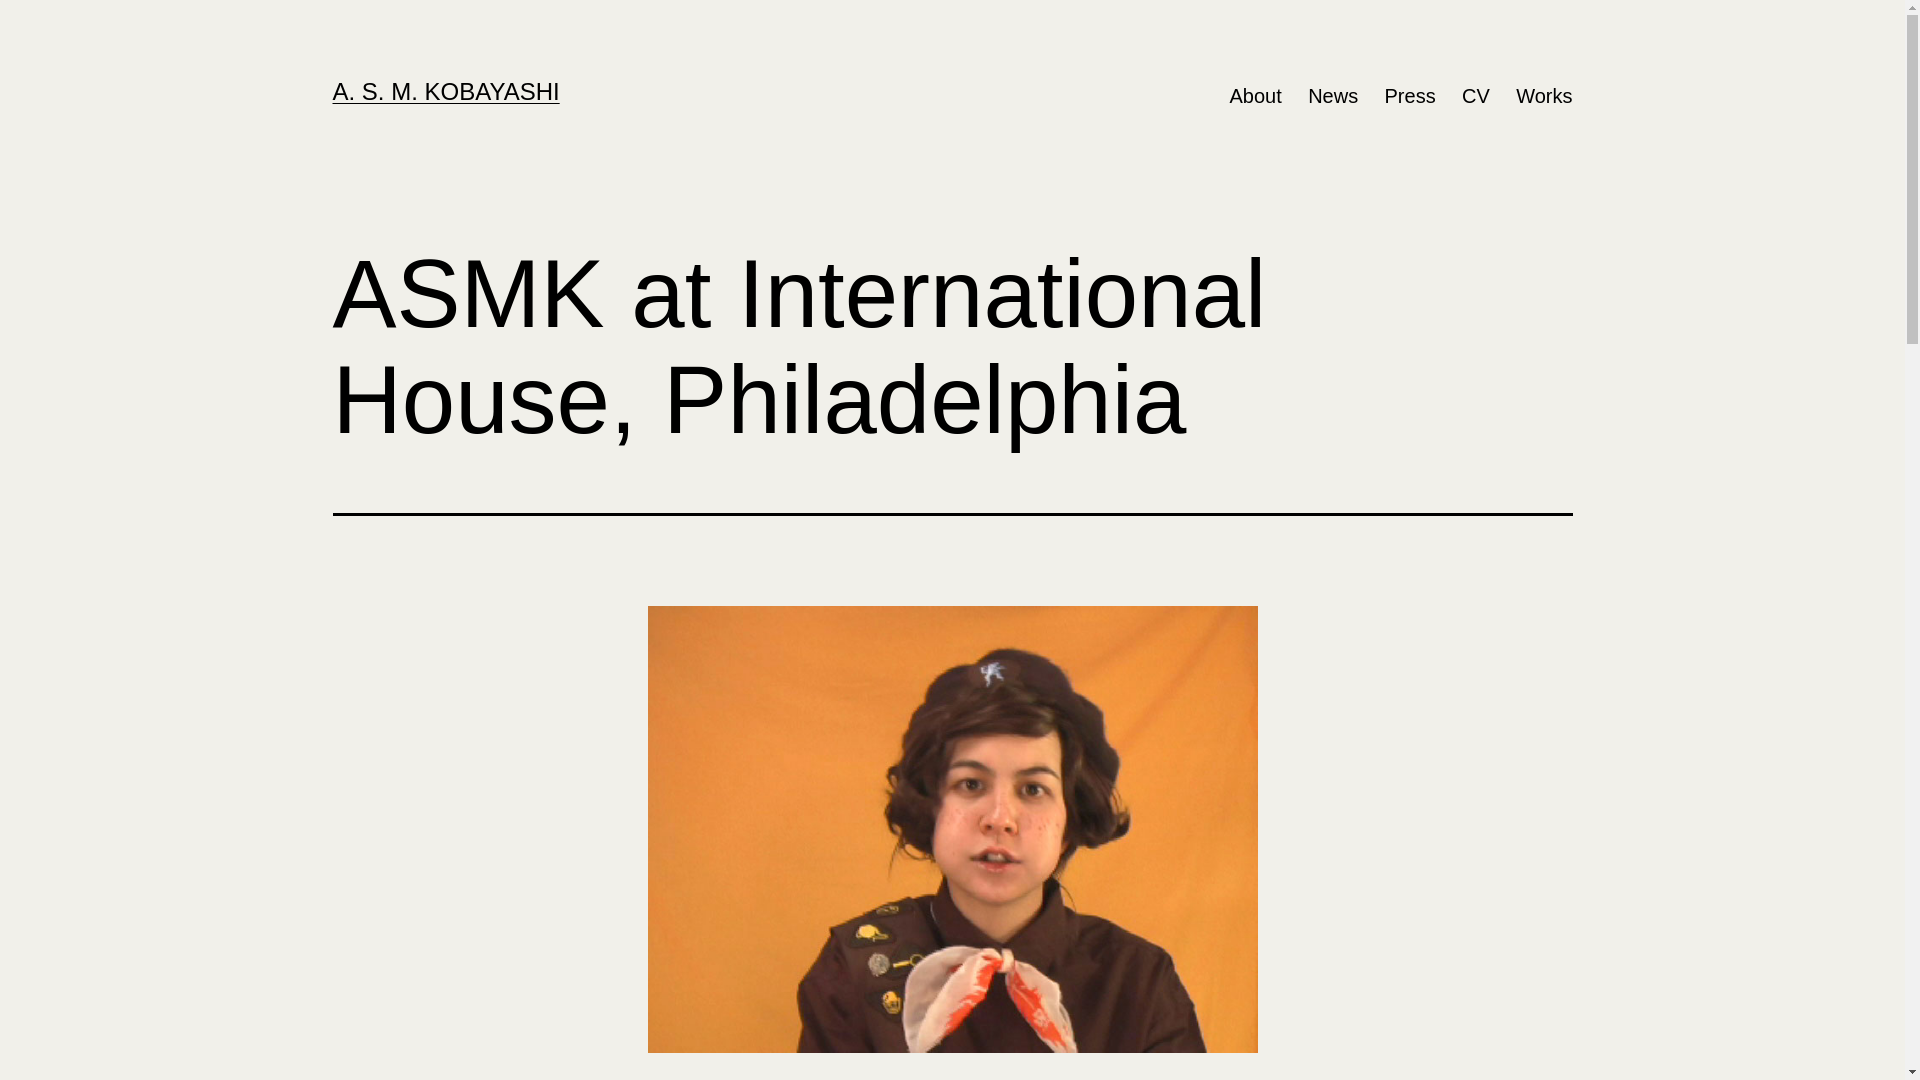  Describe the element at coordinates (1476, 96) in the screenshot. I see `'CV'` at that location.